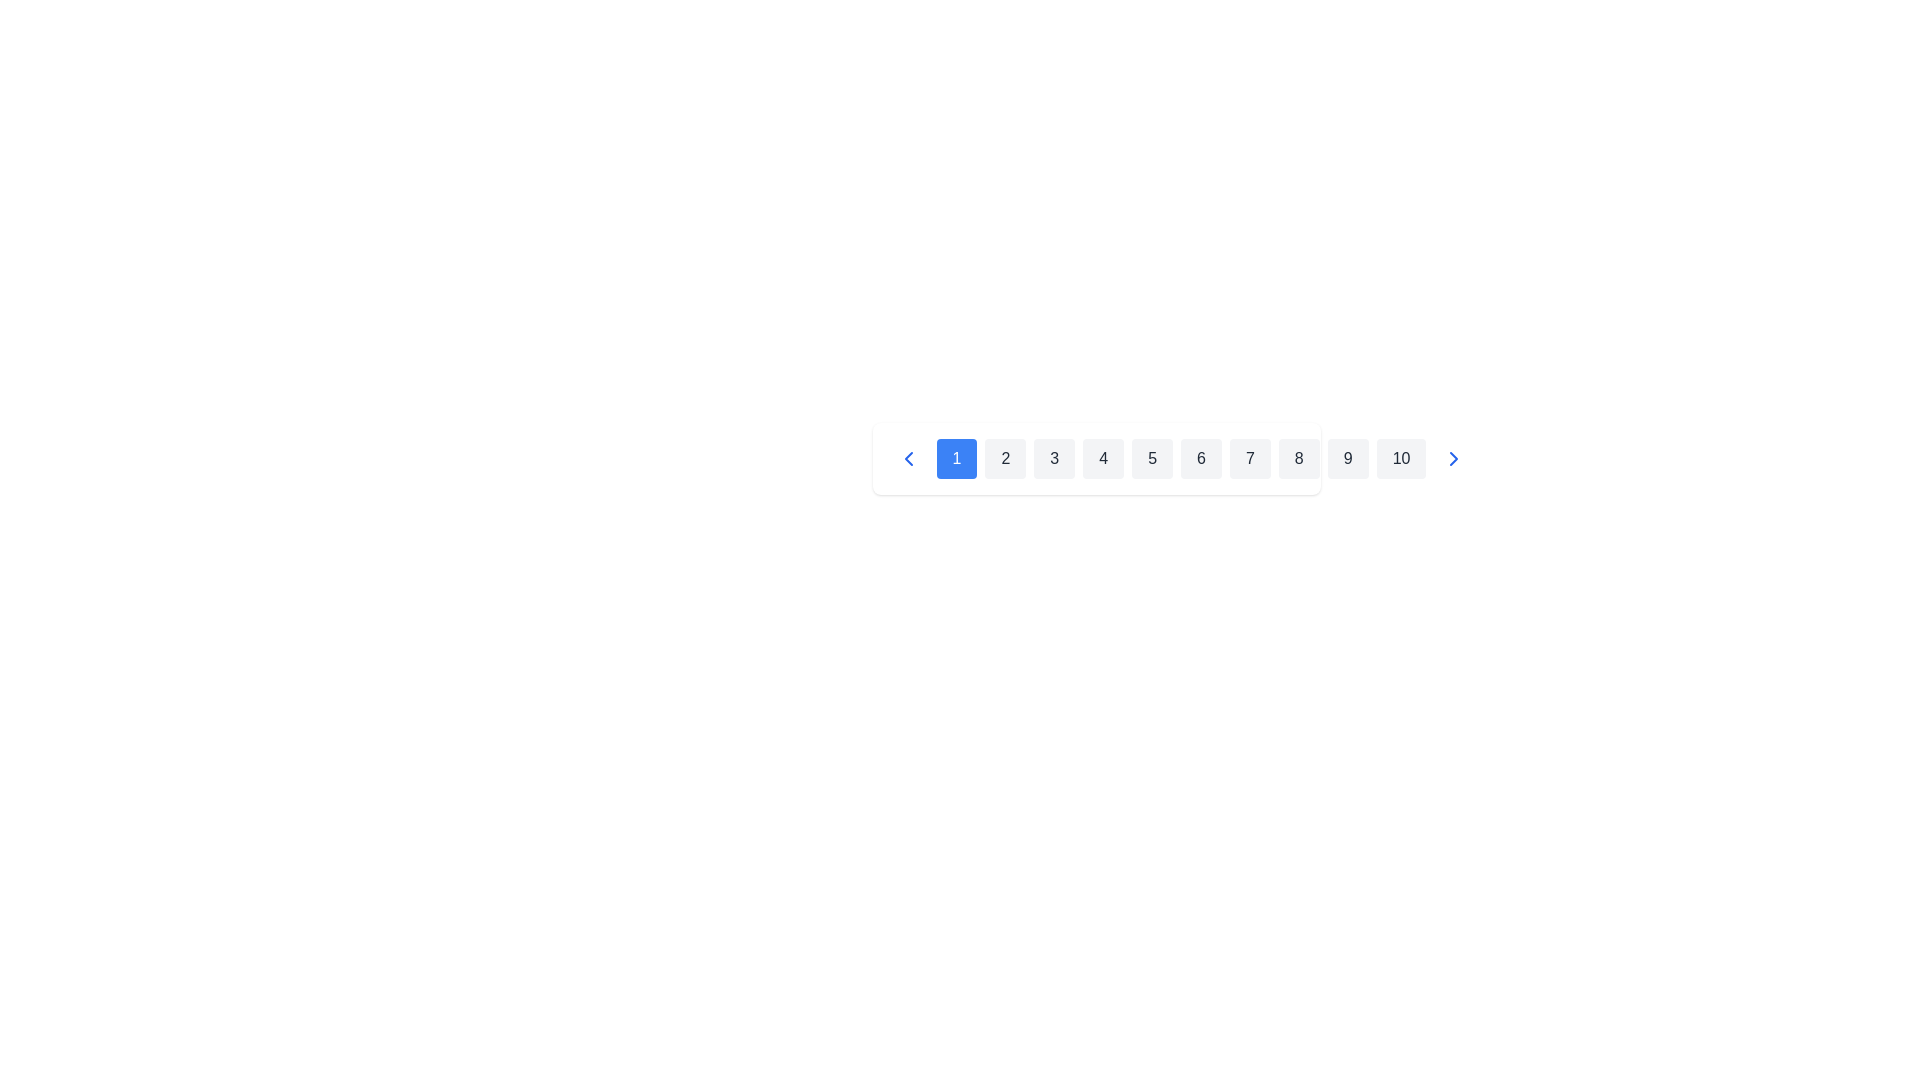  Describe the element at coordinates (907, 459) in the screenshot. I see `the 'Previous Page' button located at the far left of the pagination control bar, adjacent` at that location.